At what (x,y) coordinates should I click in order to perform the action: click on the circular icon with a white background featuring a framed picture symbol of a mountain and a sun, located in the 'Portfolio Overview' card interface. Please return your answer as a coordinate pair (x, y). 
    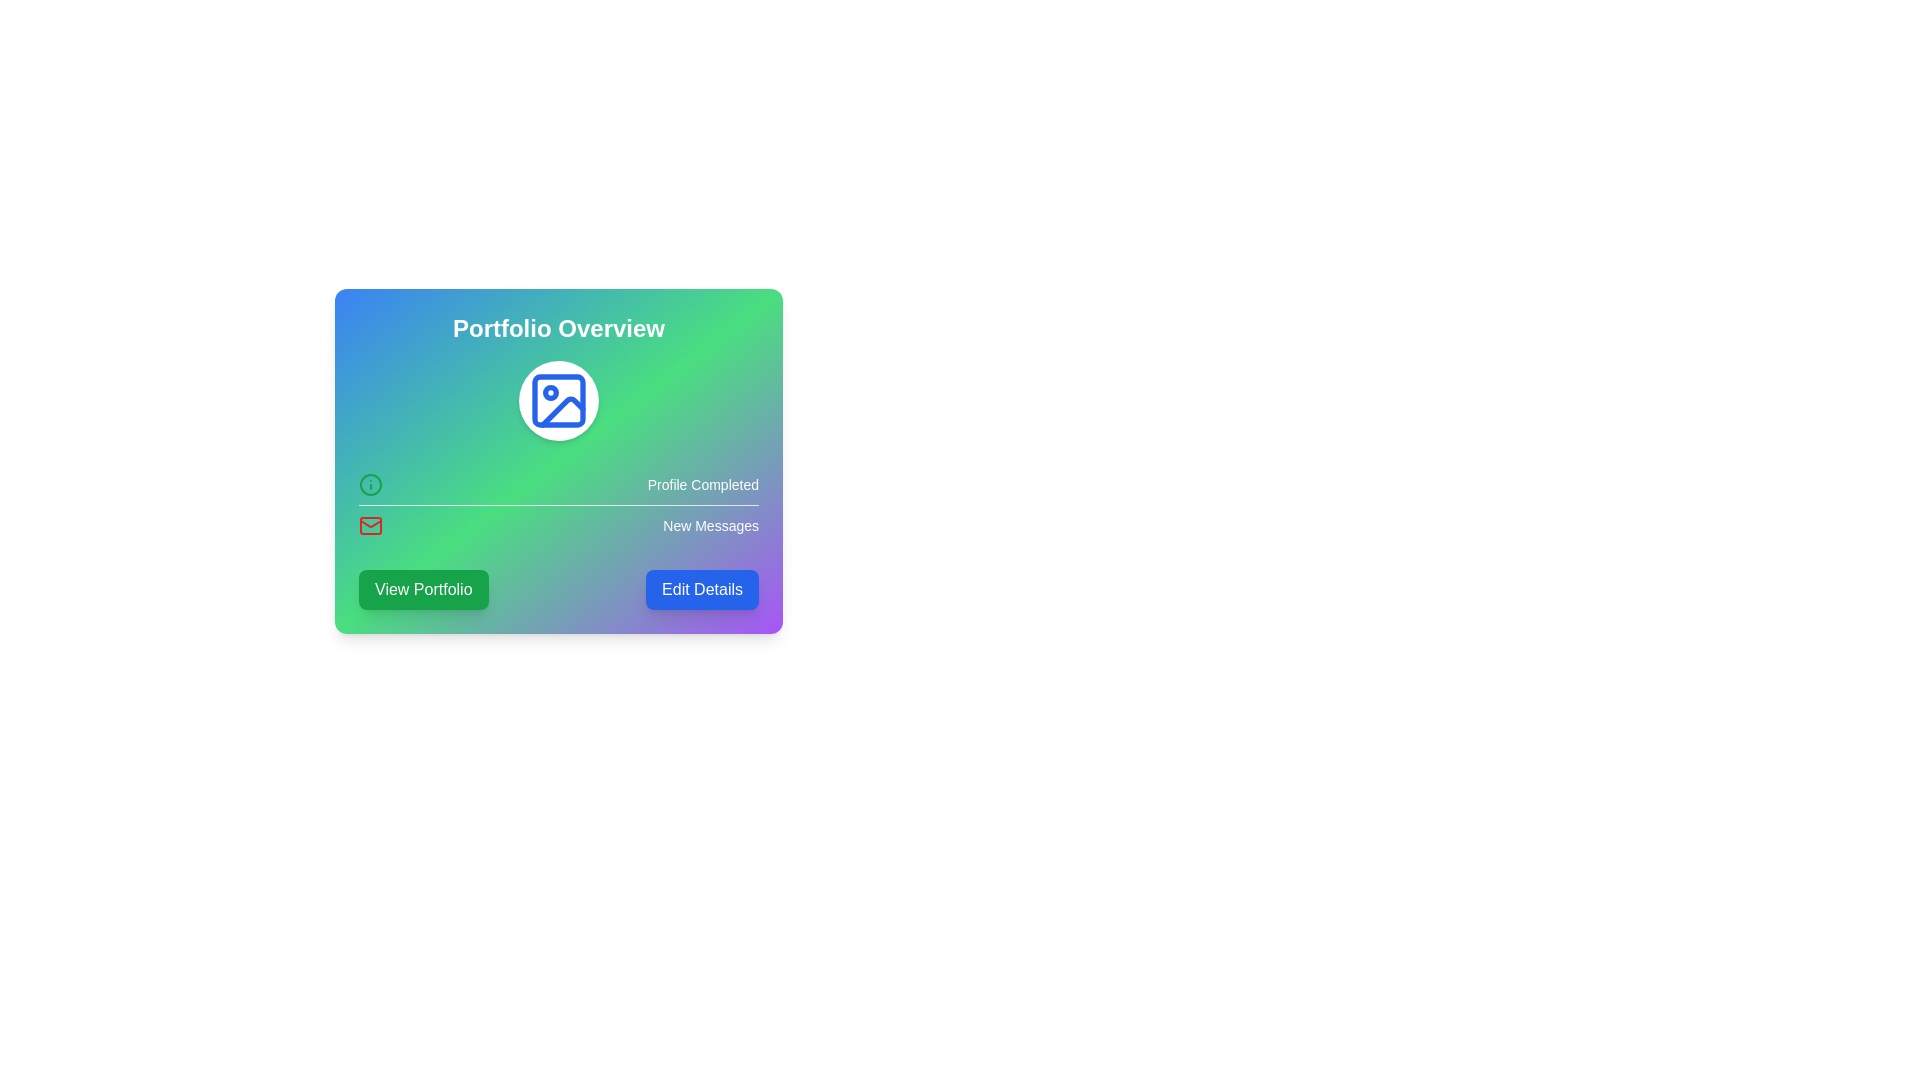
    Looking at the image, I should click on (558, 401).